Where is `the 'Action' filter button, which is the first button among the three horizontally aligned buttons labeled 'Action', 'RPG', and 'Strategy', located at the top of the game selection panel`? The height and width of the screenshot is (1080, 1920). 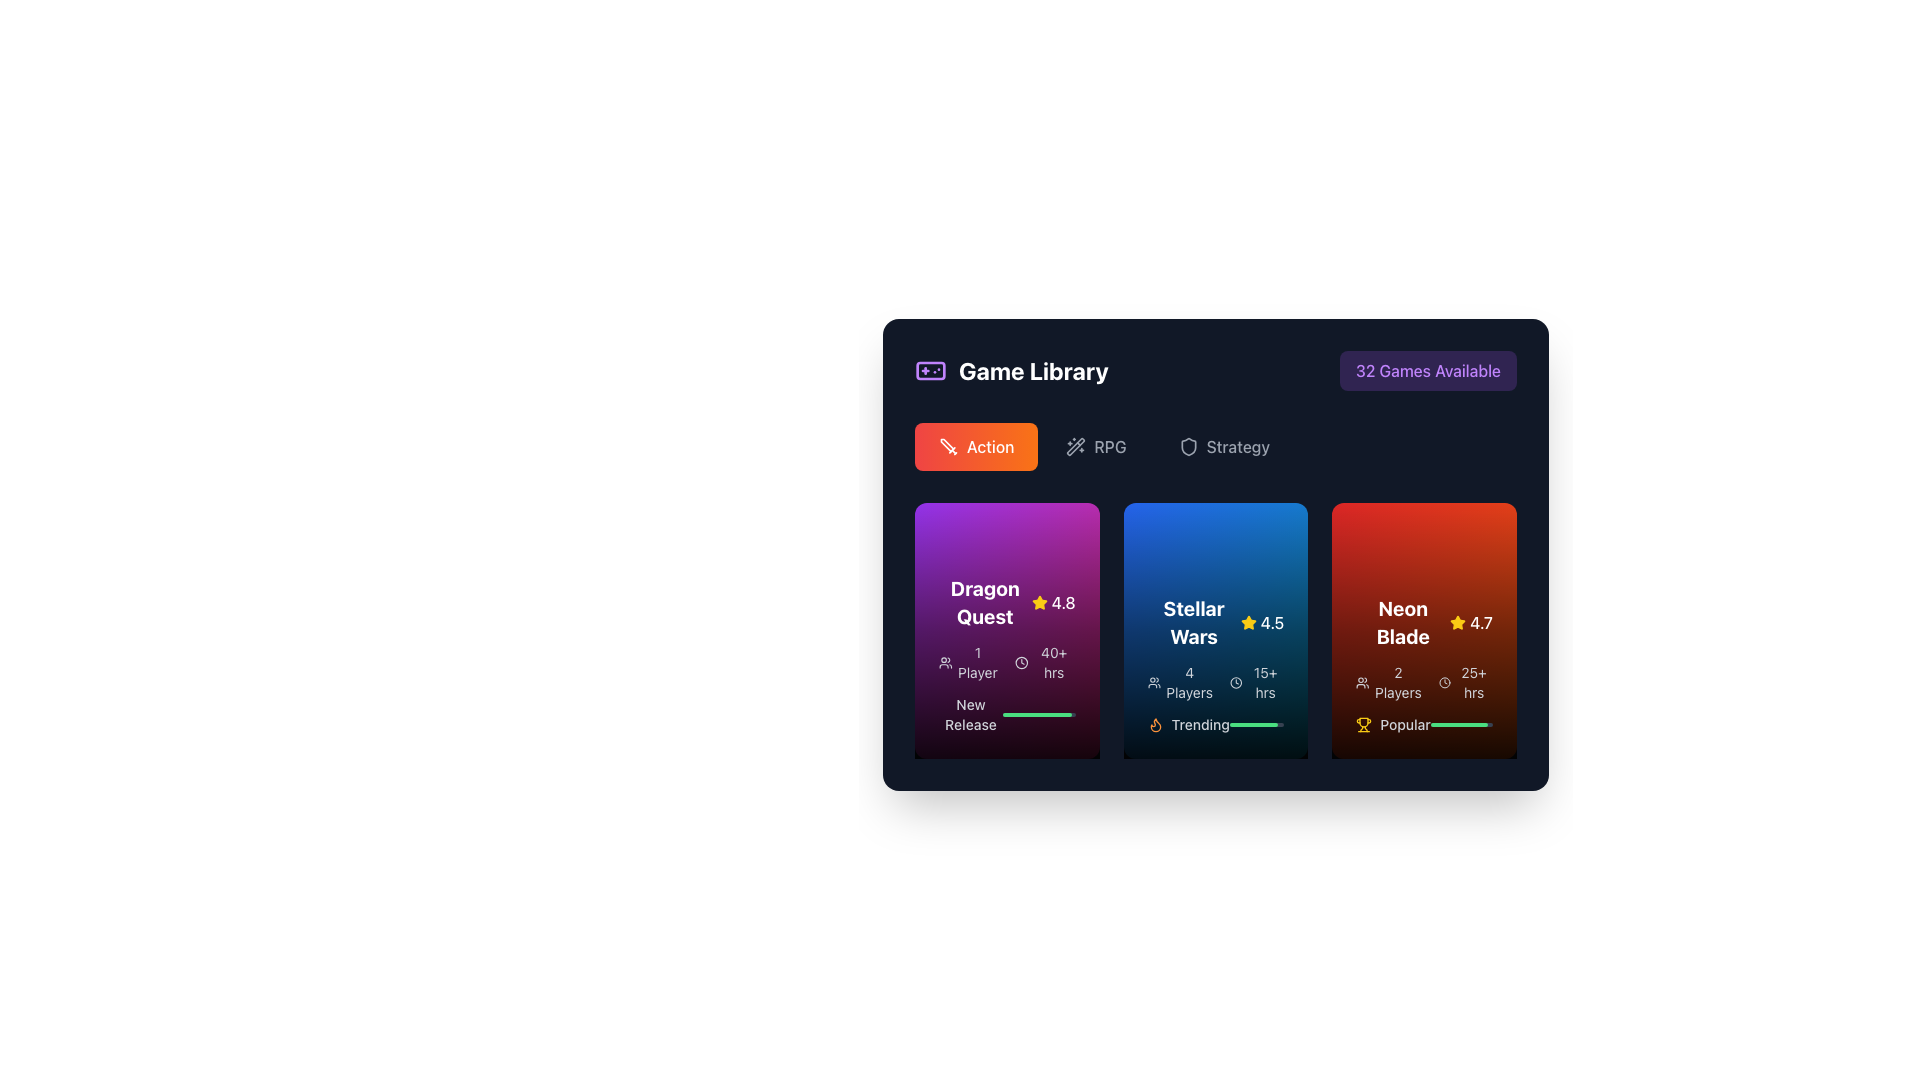
the 'Action' filter button, which is the first button among the three horizontally aligned buttons labeled 'Action', 'RPG', and 'Strategy', located at the top of the game selection panel is located at coordinates (976, 446).